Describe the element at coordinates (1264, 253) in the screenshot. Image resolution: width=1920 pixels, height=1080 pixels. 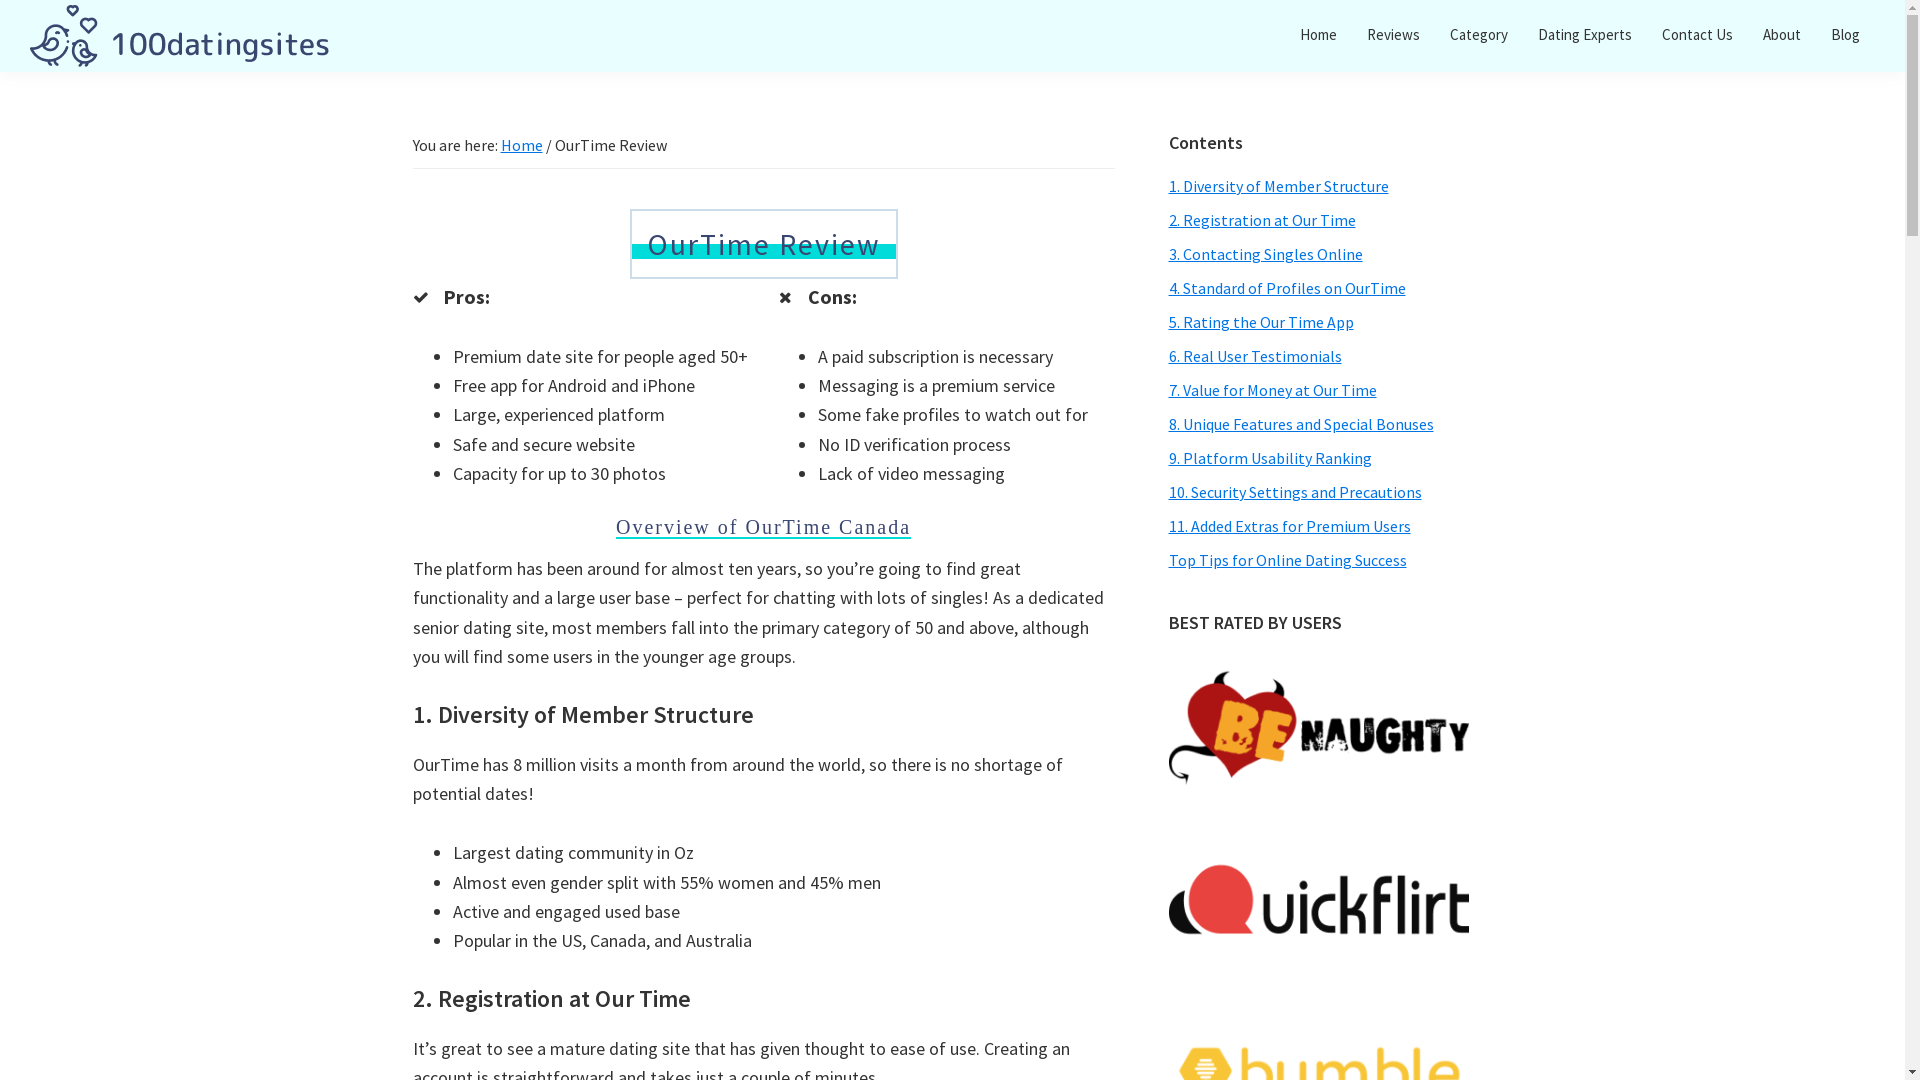
I see `'3. Contacting Singles Online'` at that location.